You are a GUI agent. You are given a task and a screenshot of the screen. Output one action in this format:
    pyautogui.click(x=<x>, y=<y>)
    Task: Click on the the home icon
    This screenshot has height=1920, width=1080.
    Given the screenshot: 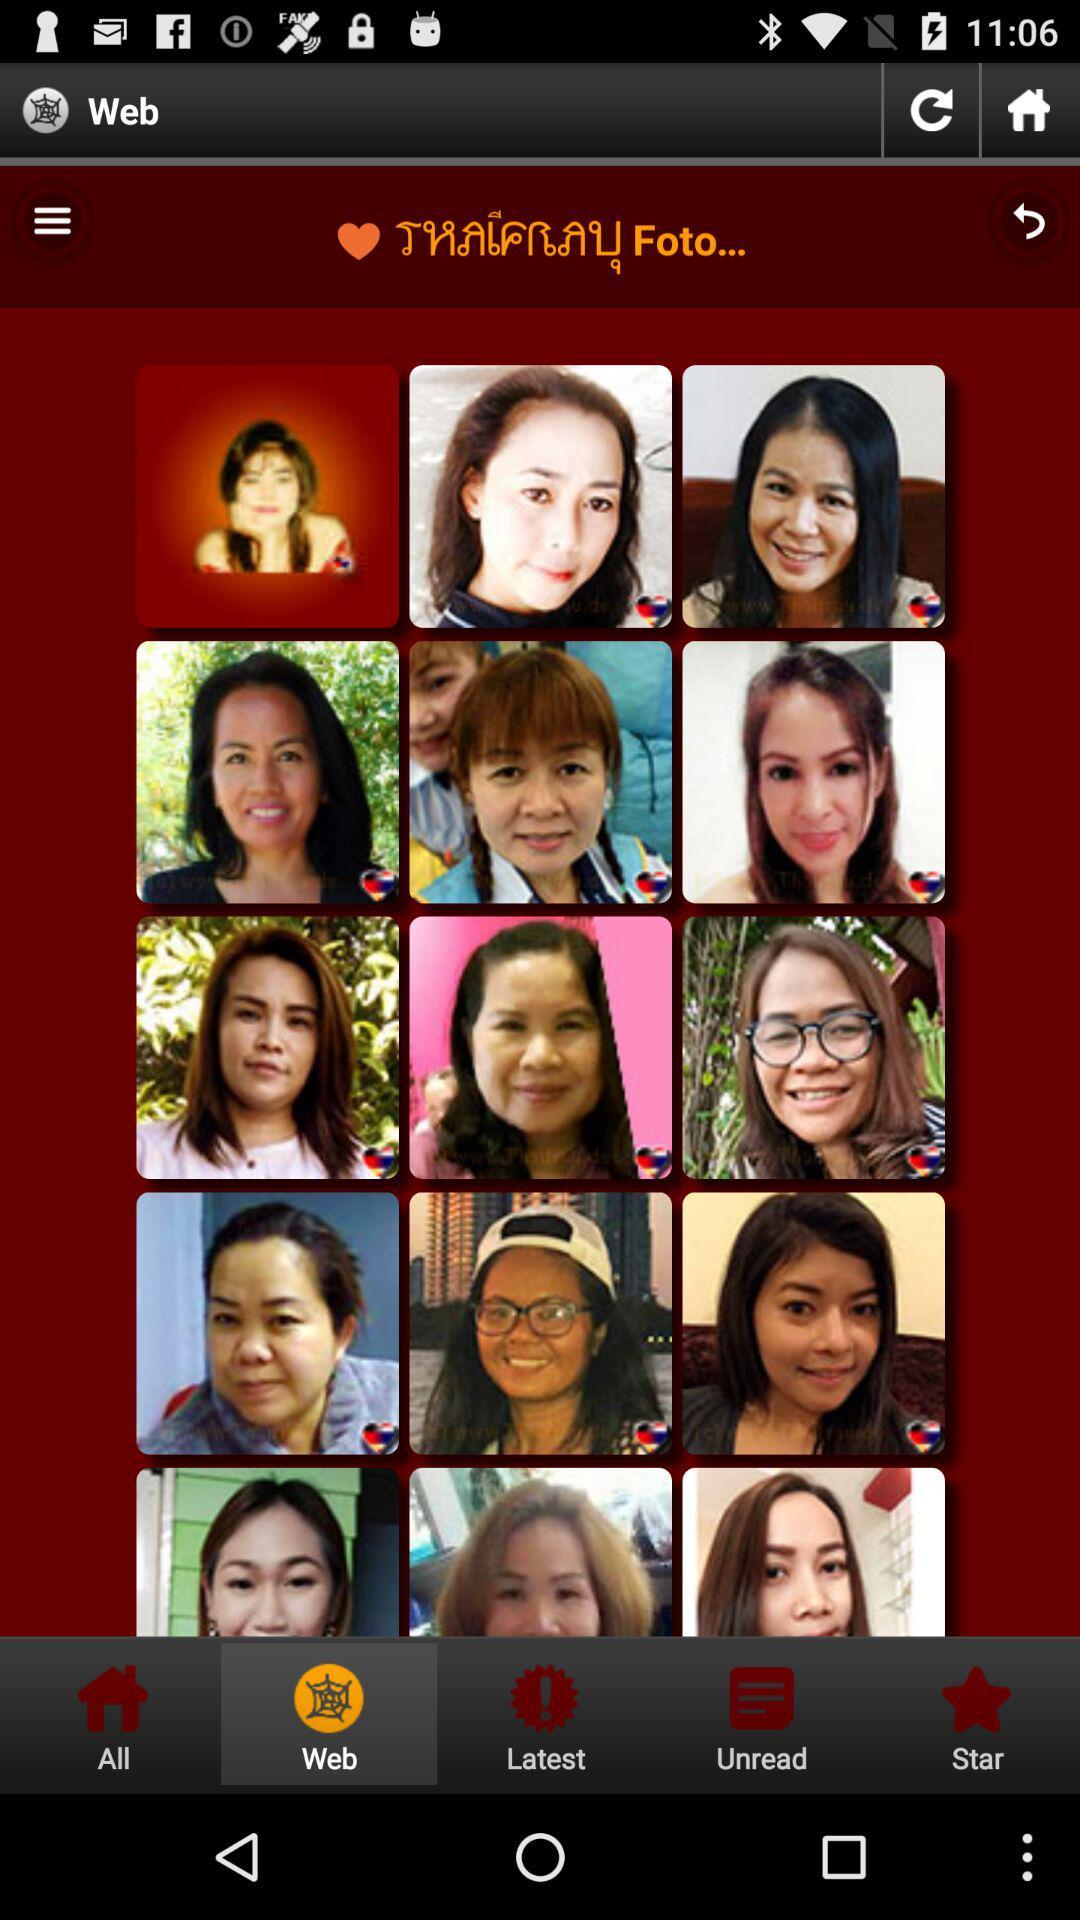 What is the action you would take?
    pyautogui.click(x=1029, y=117)
    